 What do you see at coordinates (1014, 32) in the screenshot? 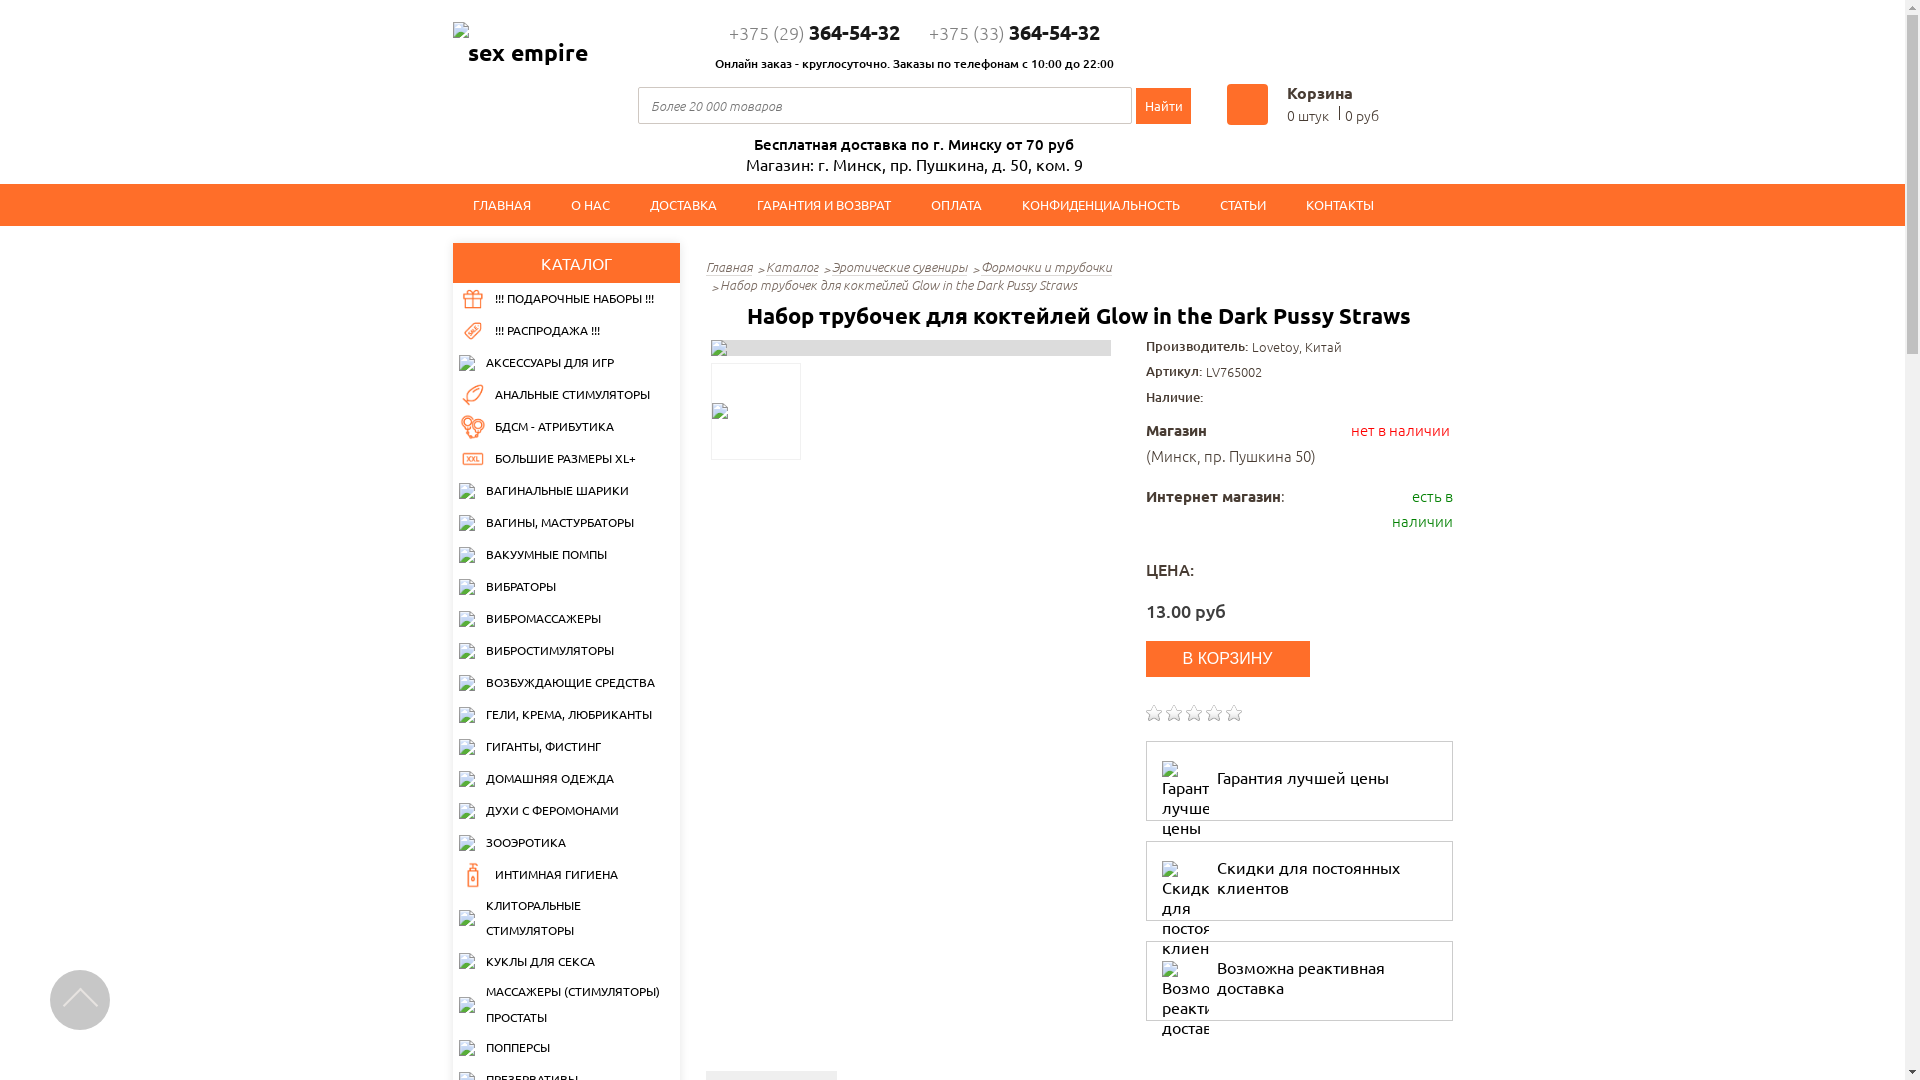
I see `'+375 (33)364-54-32'` at bounding box center [1014, 32].